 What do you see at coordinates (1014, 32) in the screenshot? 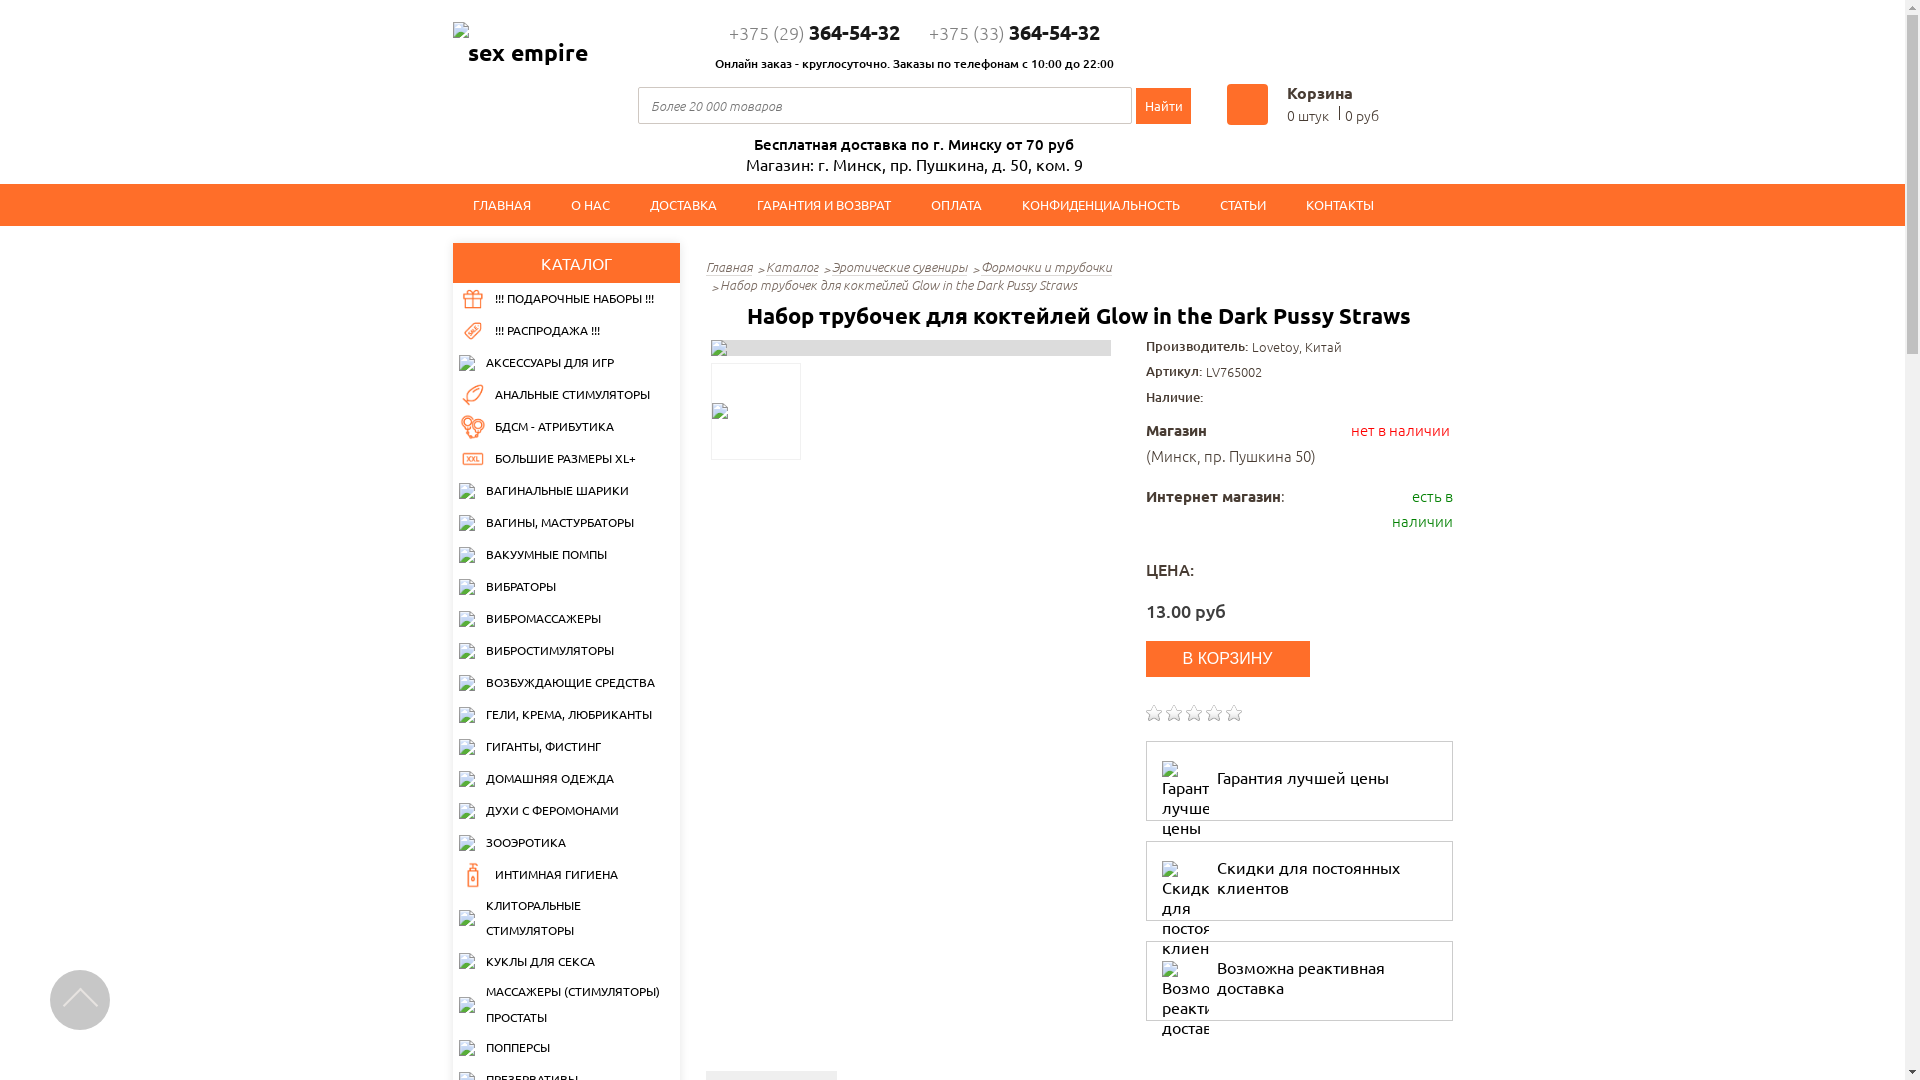
I see `'+375 (33)364-54-32'` at bounding box center [1014, 32].